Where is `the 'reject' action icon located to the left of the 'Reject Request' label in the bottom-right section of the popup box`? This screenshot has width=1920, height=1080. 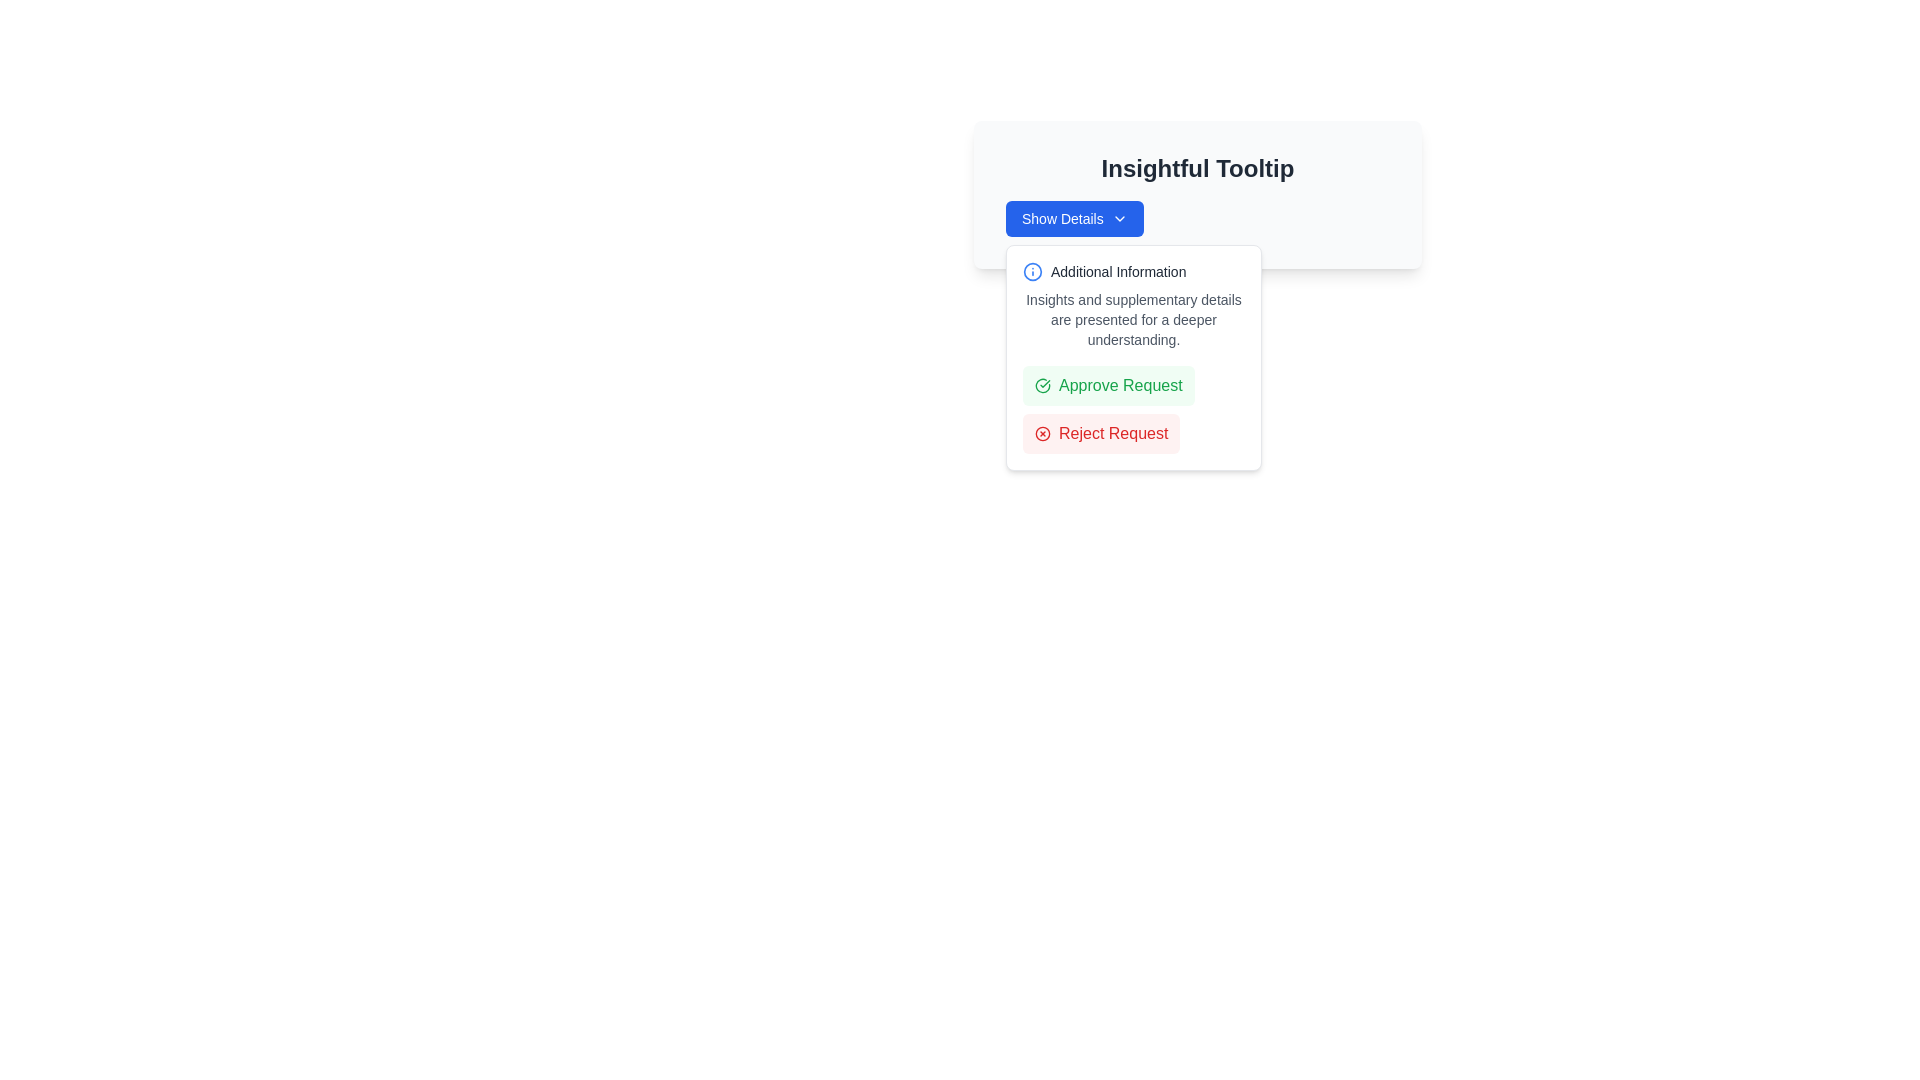 the 'reject' action icon located to the left of the 'Reject Request' label in the bottom-right section of the popup box is located at coordinates (1041, 433).